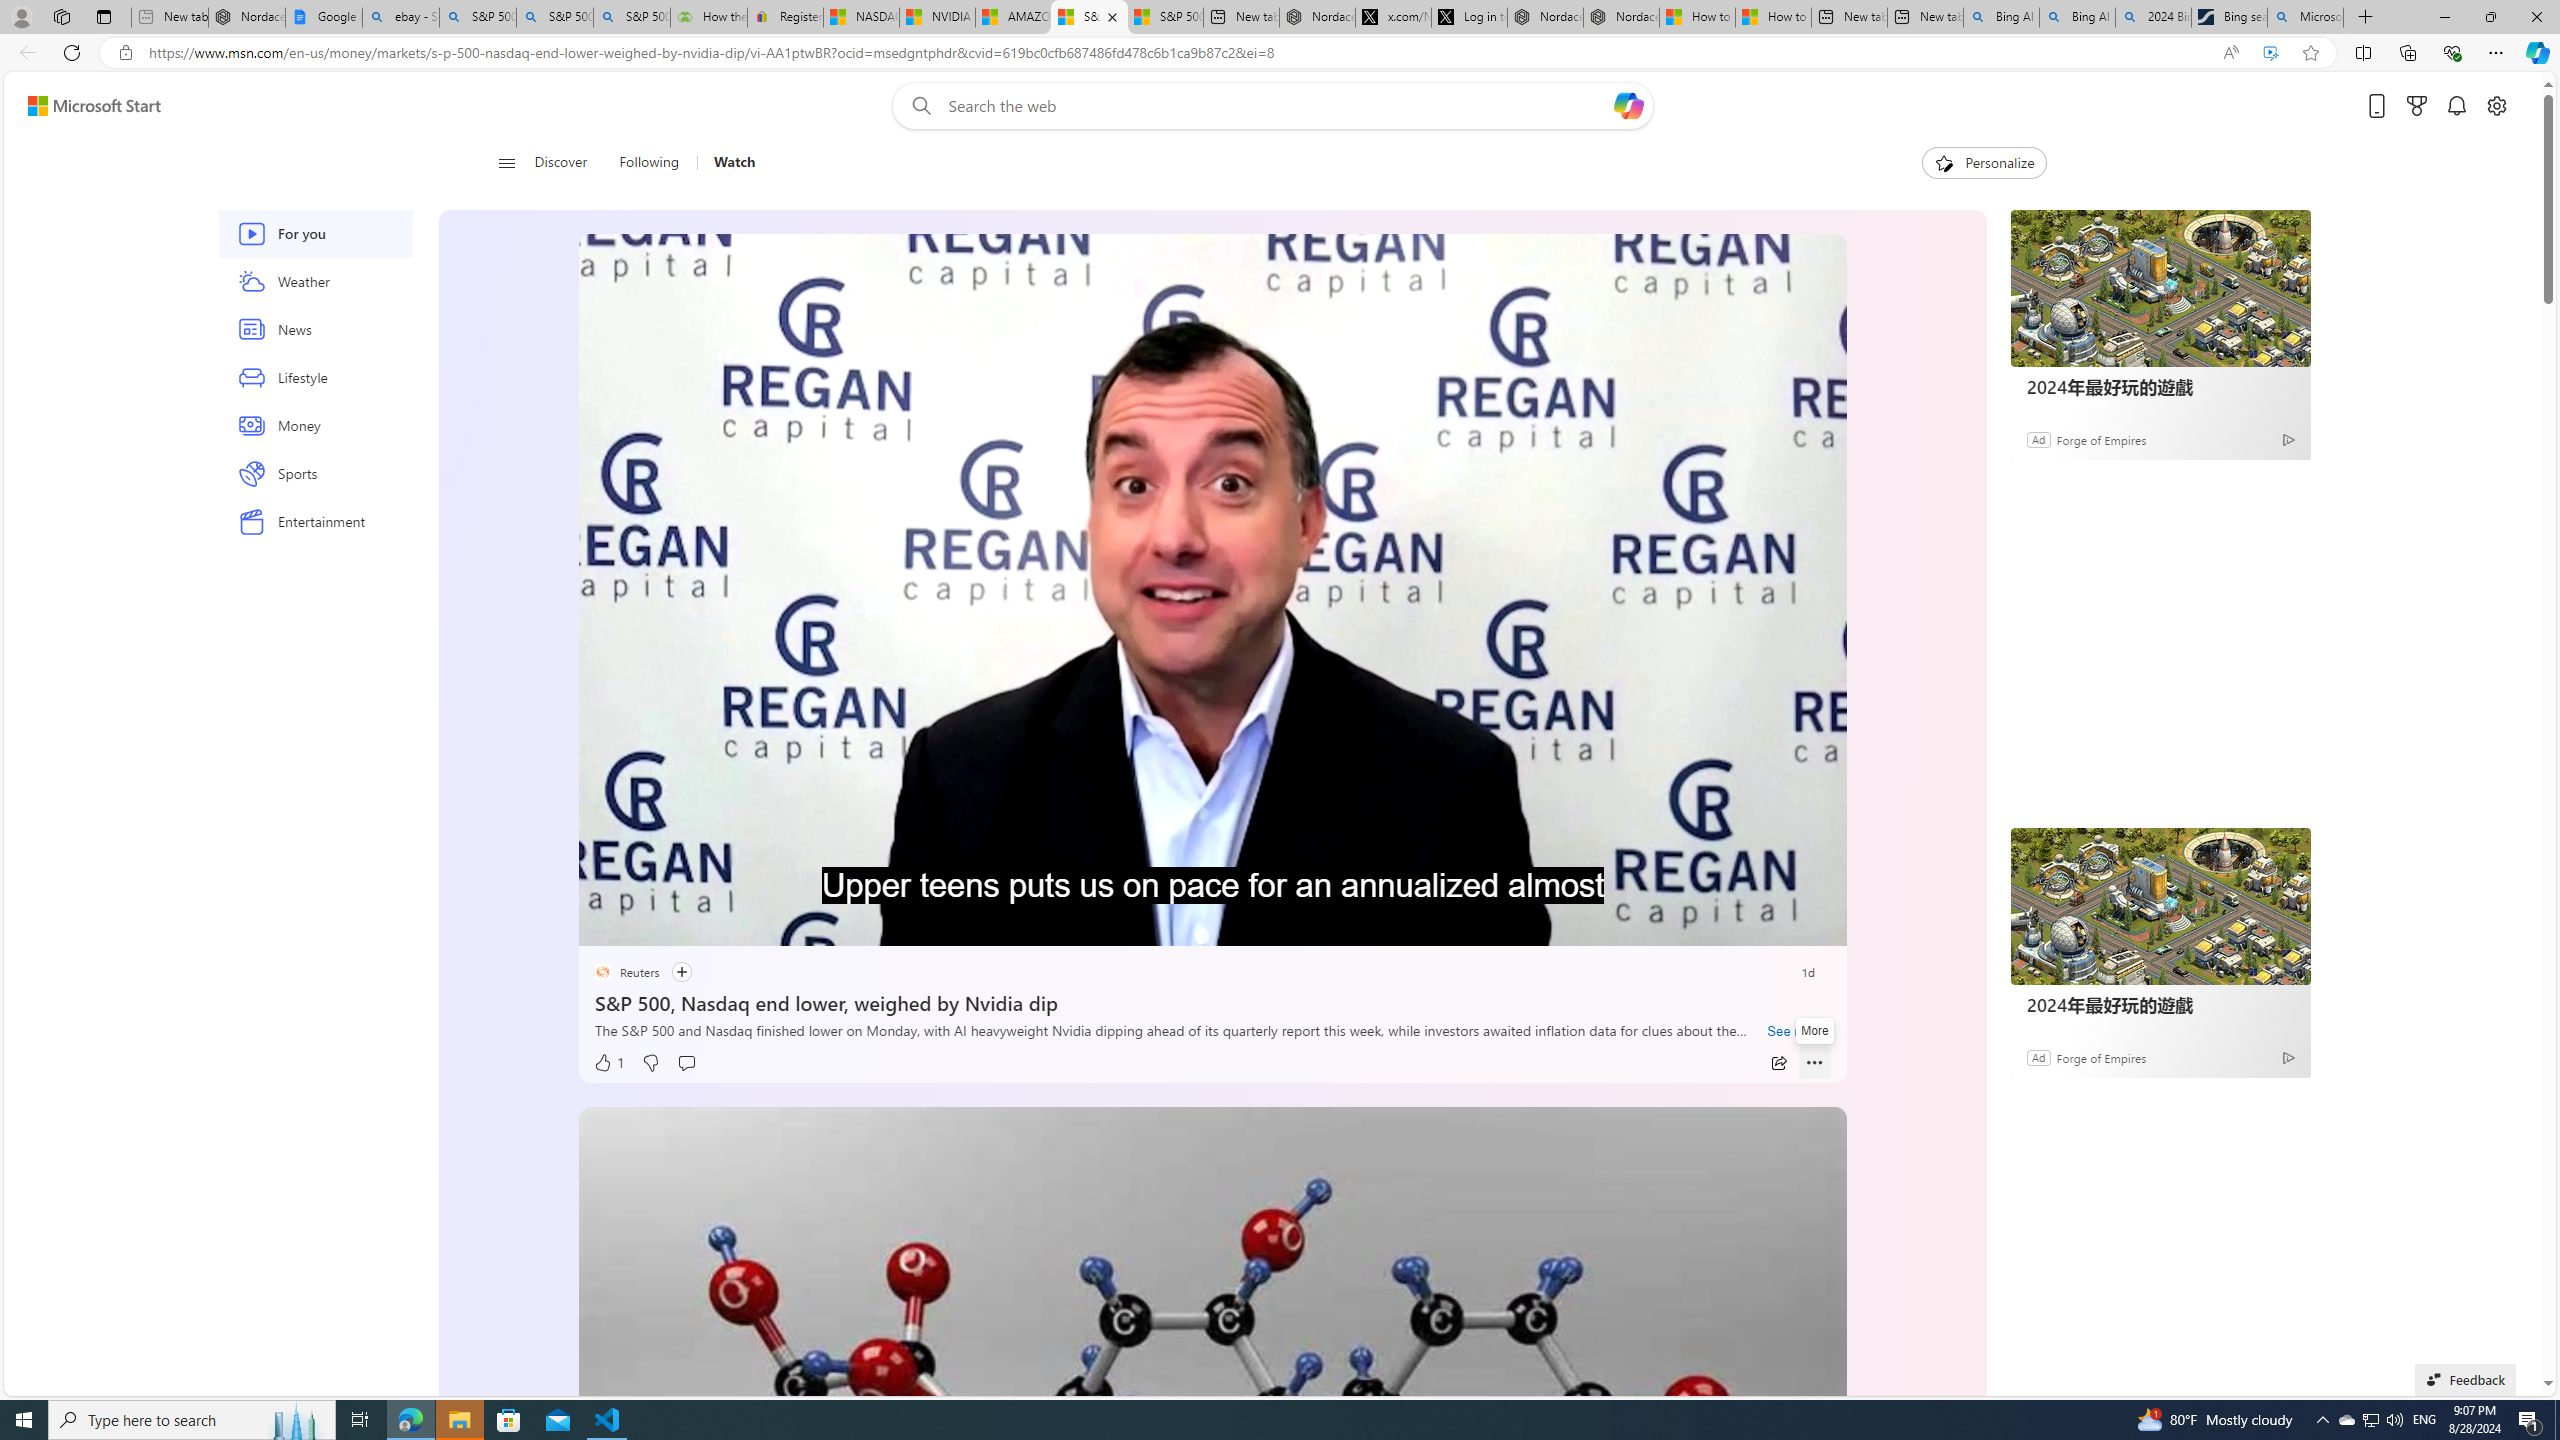  I want to click on 'How the S&P 500 Performed During Major Market Crashes', so click(709, 16).